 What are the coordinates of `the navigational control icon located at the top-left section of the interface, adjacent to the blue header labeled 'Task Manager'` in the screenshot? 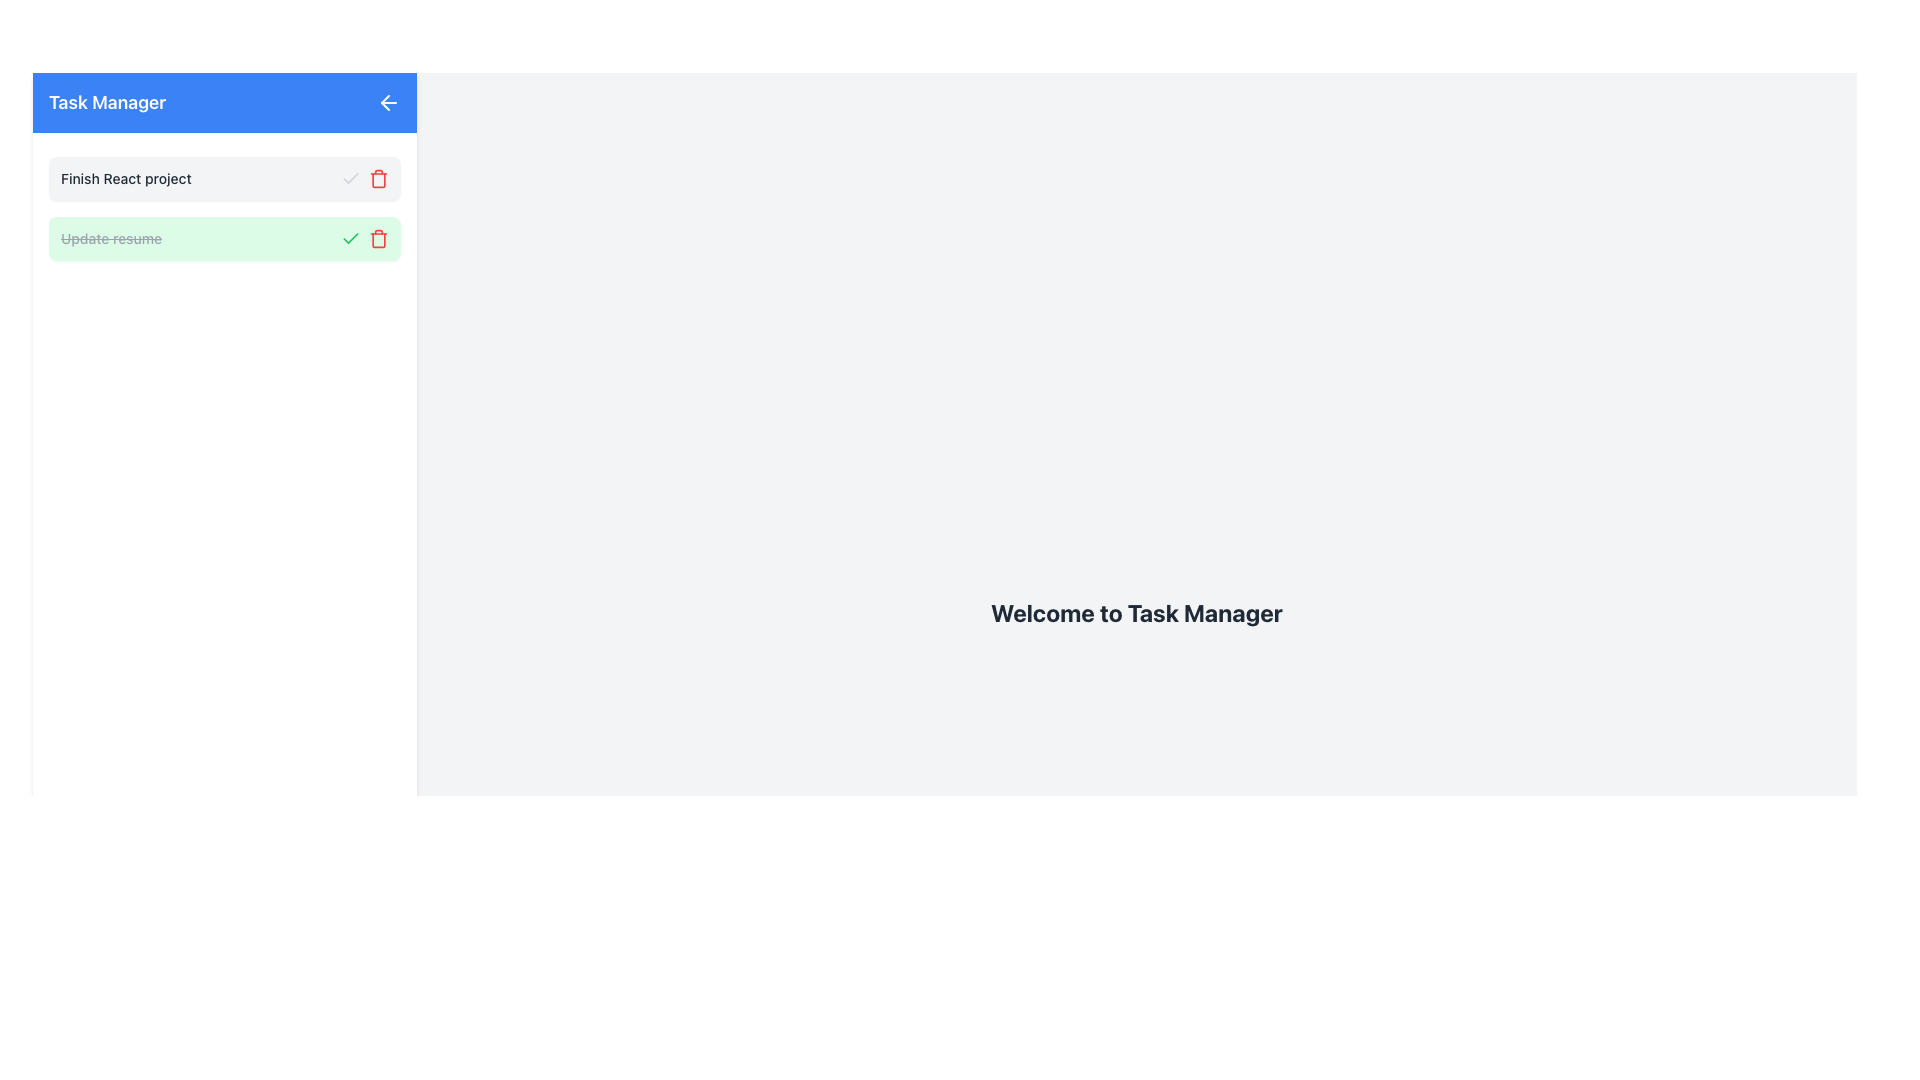 It's located at (385, 103).